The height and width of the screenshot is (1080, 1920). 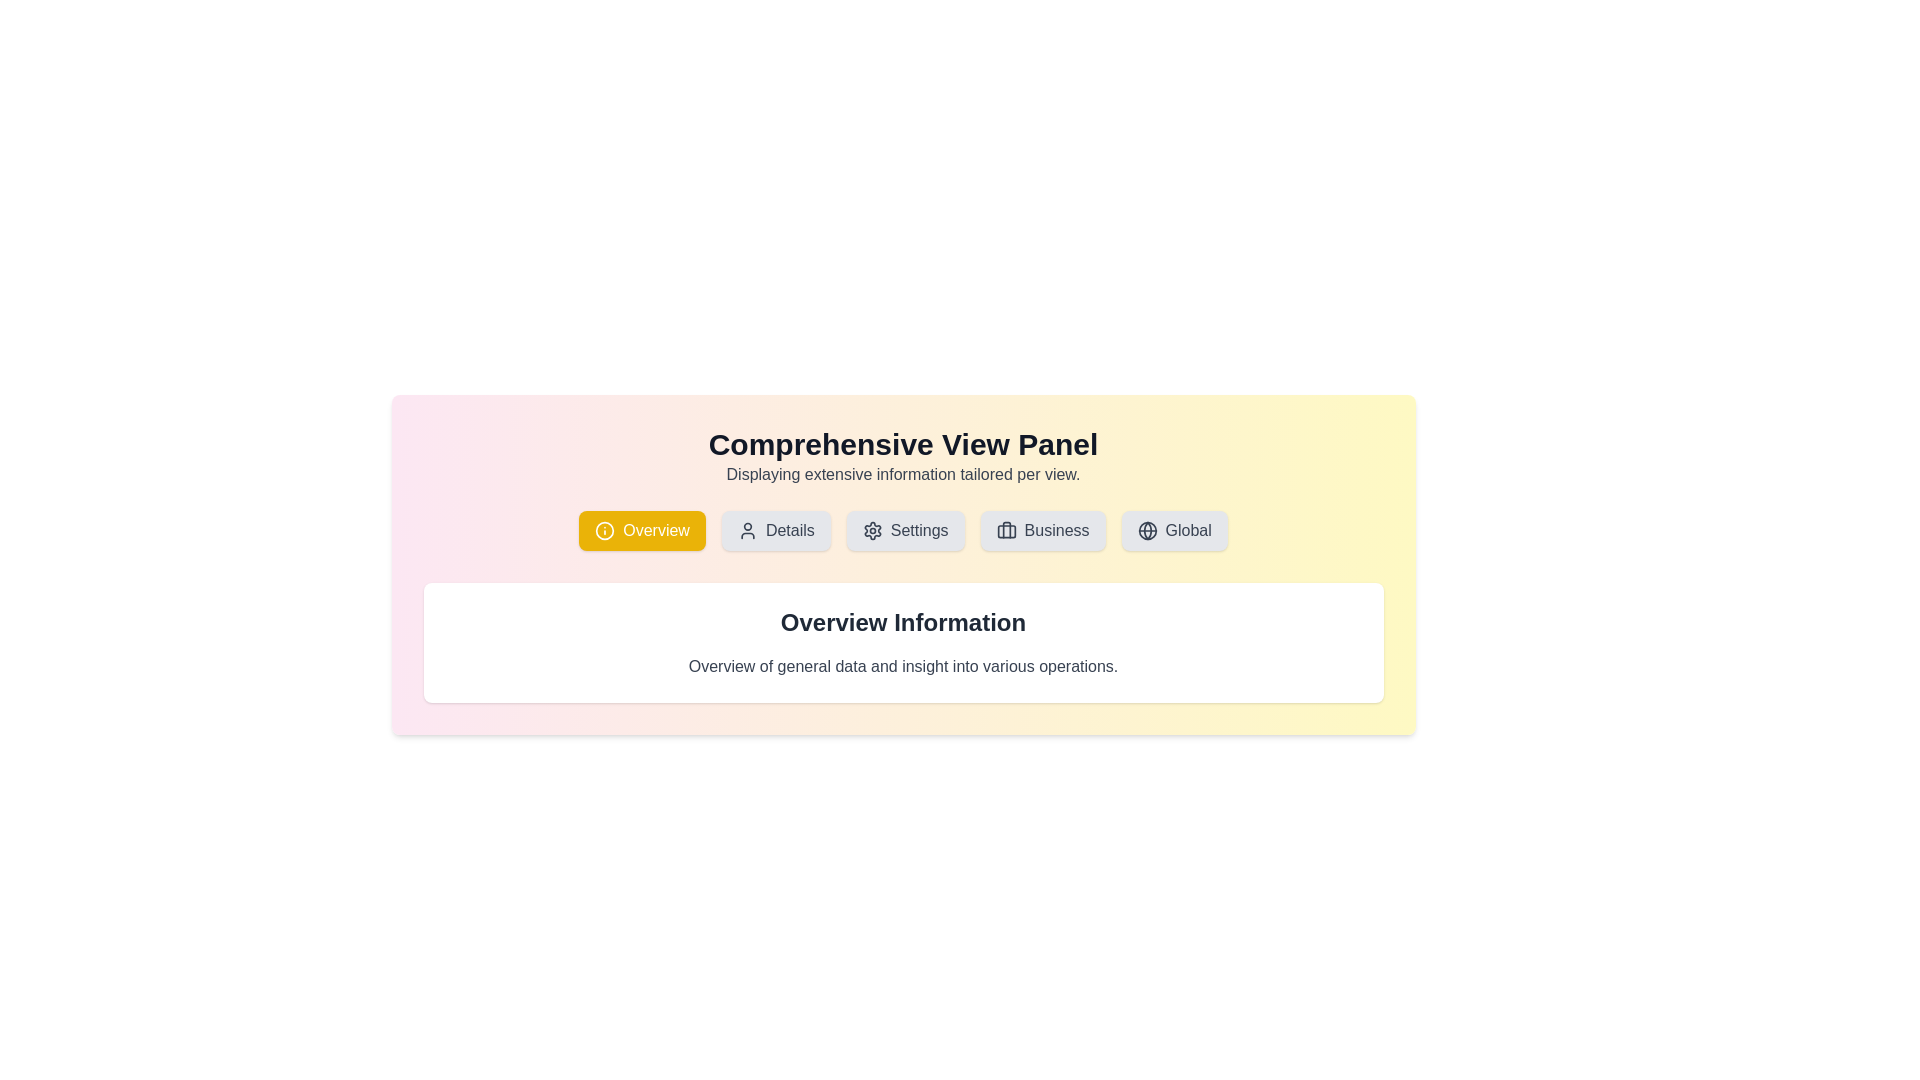 I want to click on the static text element that reads 'Displaying extensive information tailored per view.' which is styled in gray and located beneath the heading 'Comprehensive View Panel.', so click(x=902, y=474).